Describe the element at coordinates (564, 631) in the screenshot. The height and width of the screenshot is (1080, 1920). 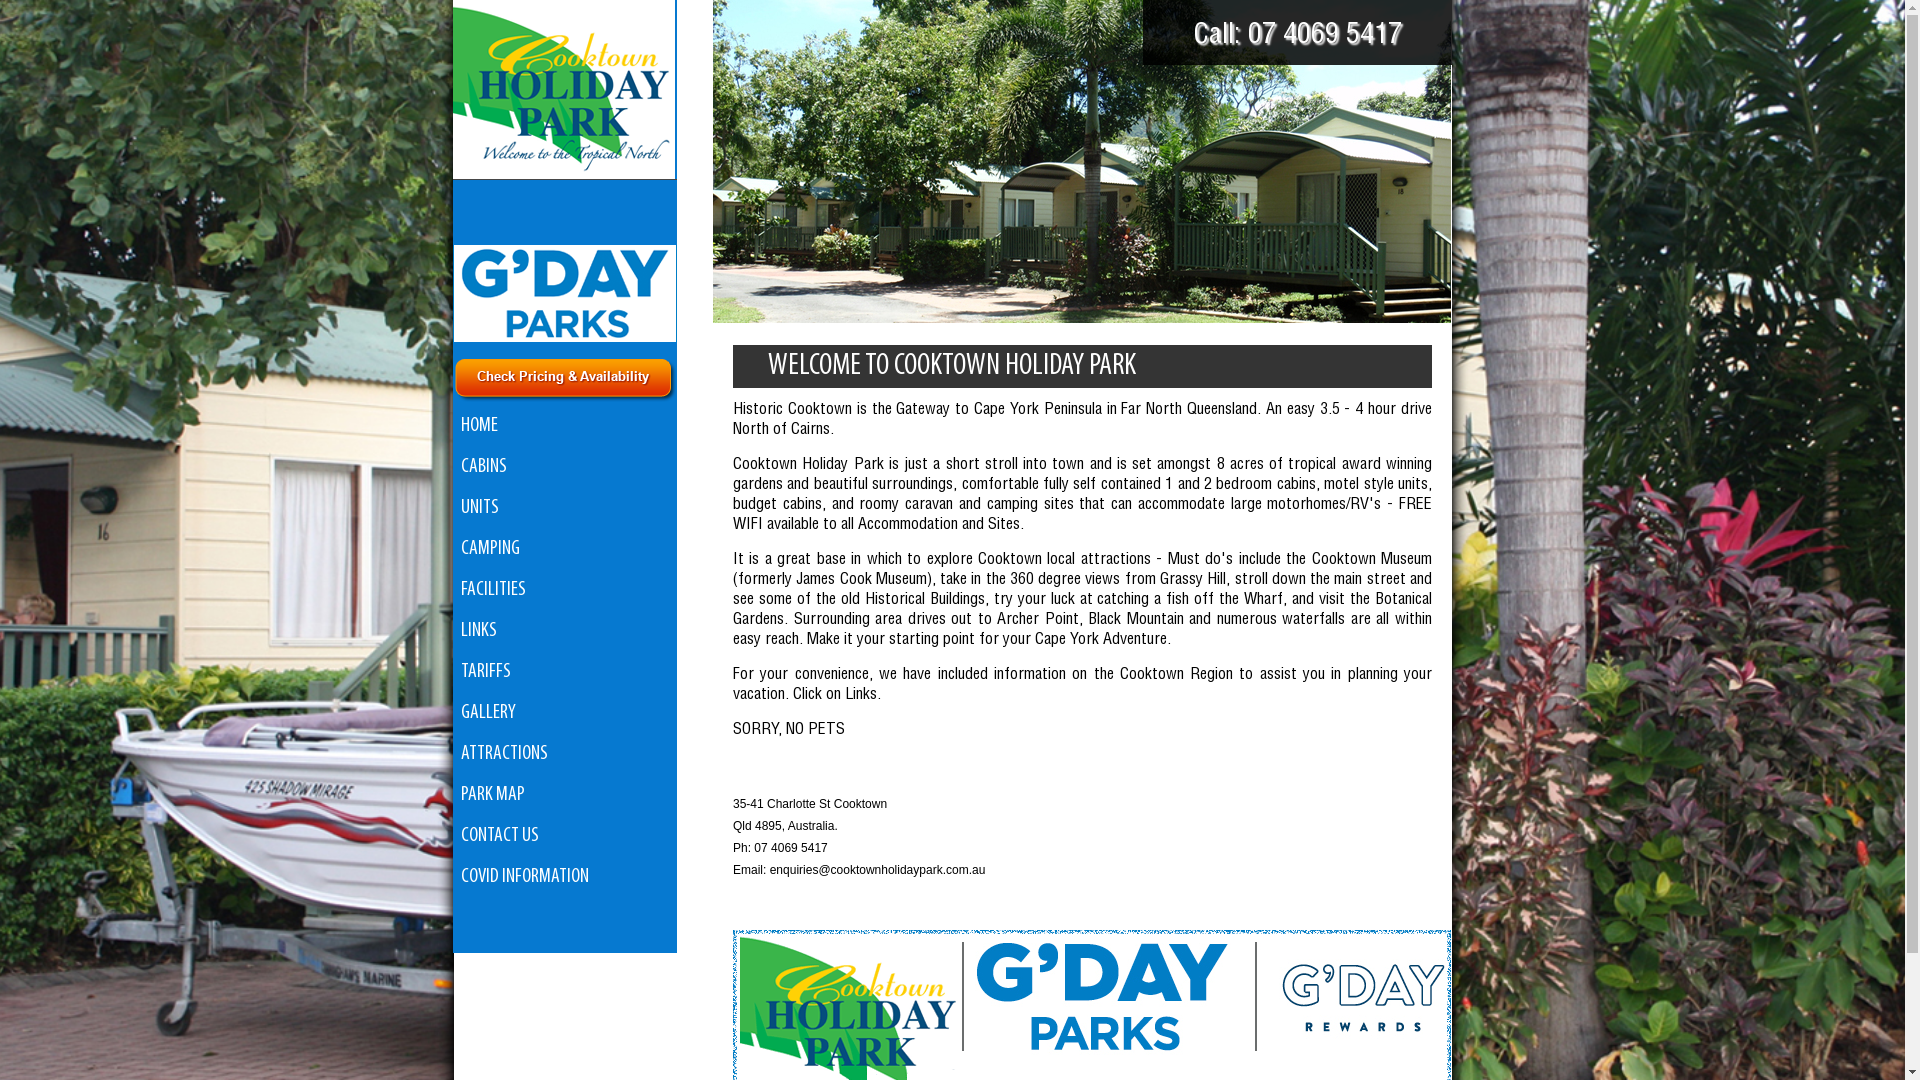
I see `'LINKS'` at that location.